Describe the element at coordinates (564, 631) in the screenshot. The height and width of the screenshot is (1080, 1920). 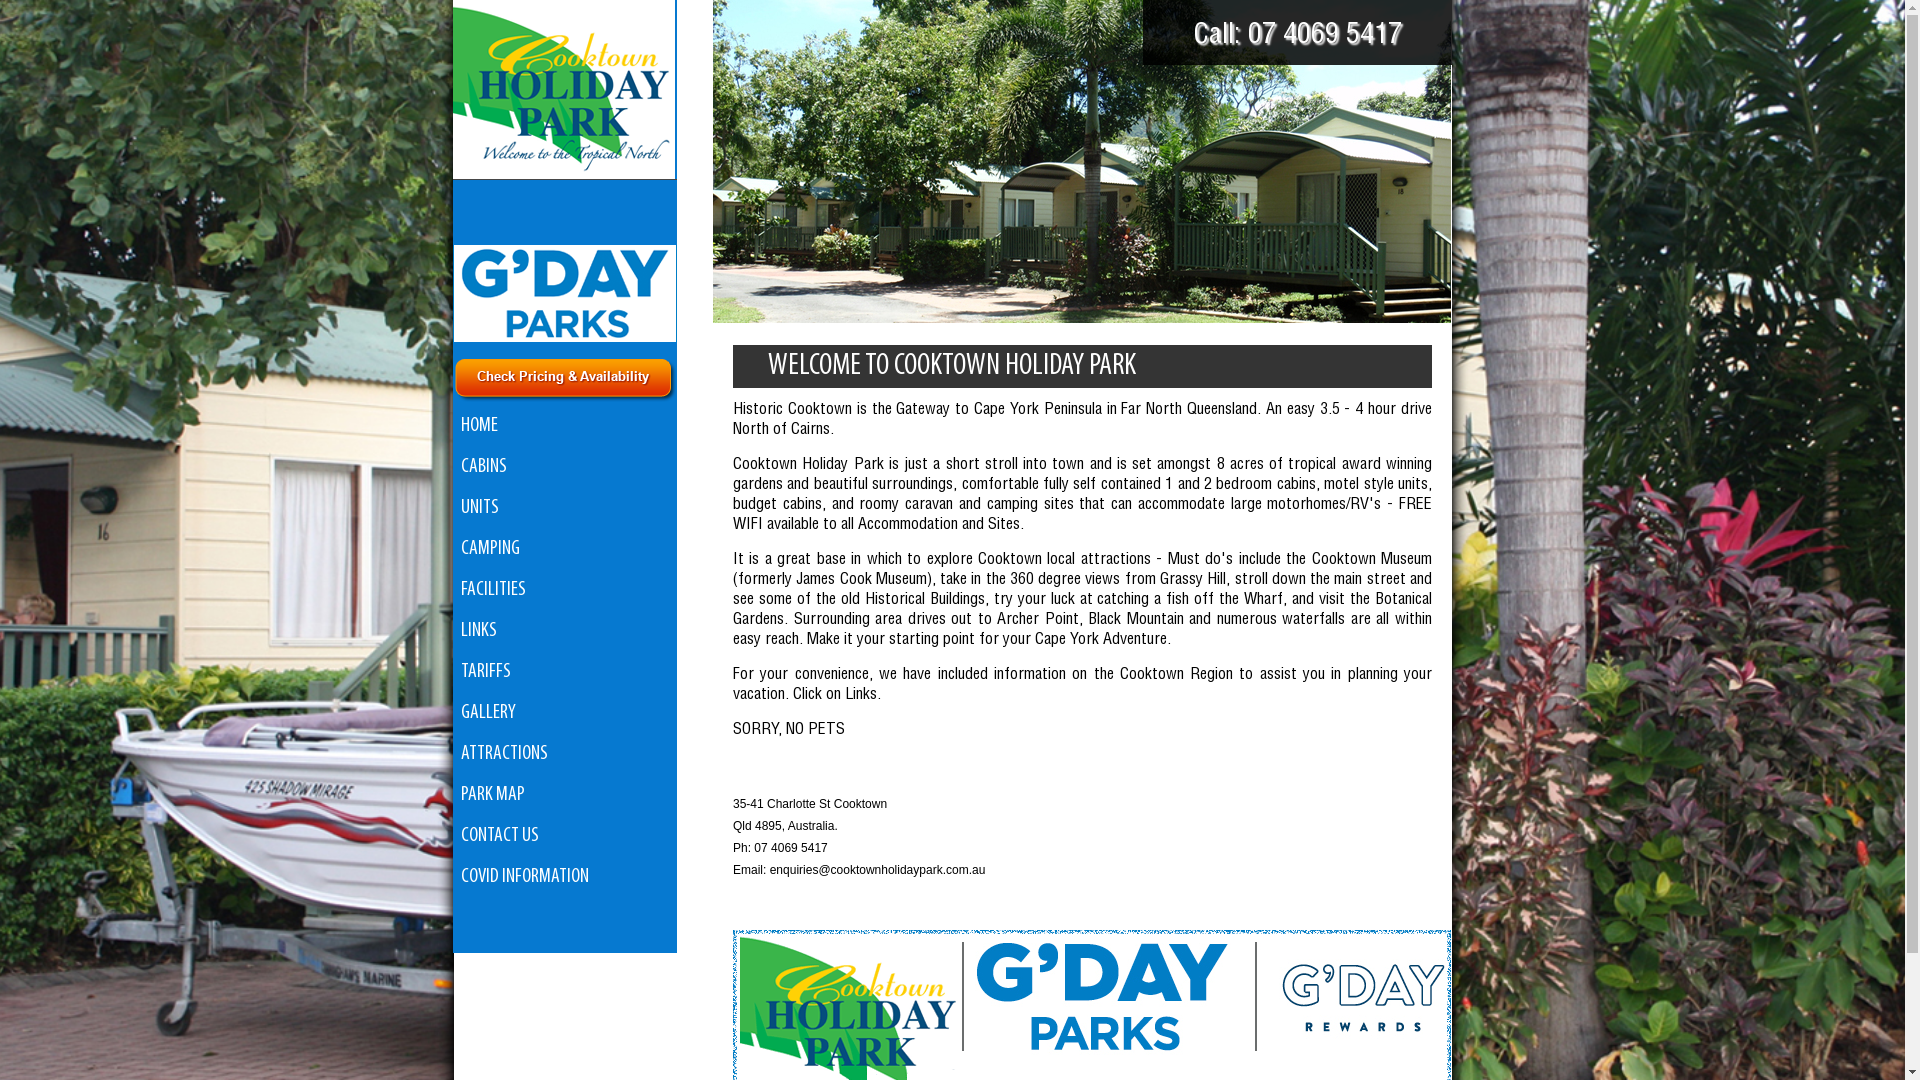
I see `'LINKS'` at that location.